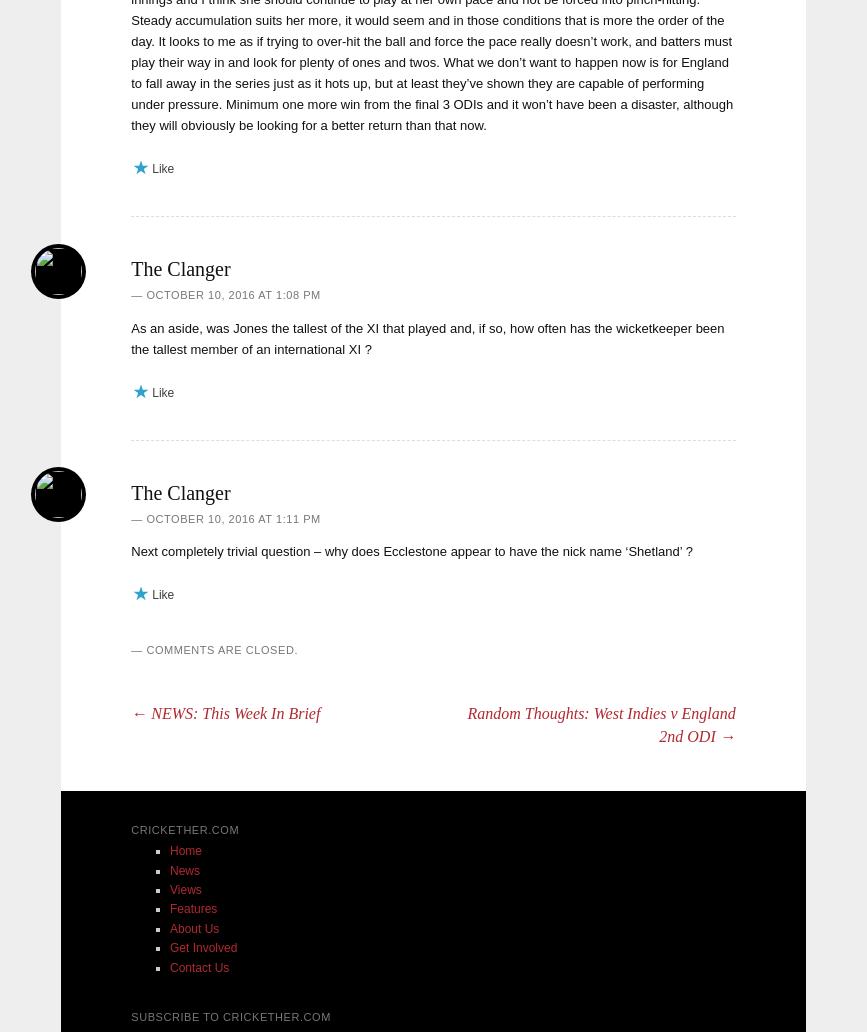 This screenshot has height=1032, width=867. What do you see at coordinates (199, 965) in the screenshot?
I see `'Contact Us'` at bounding box center [199, 965].